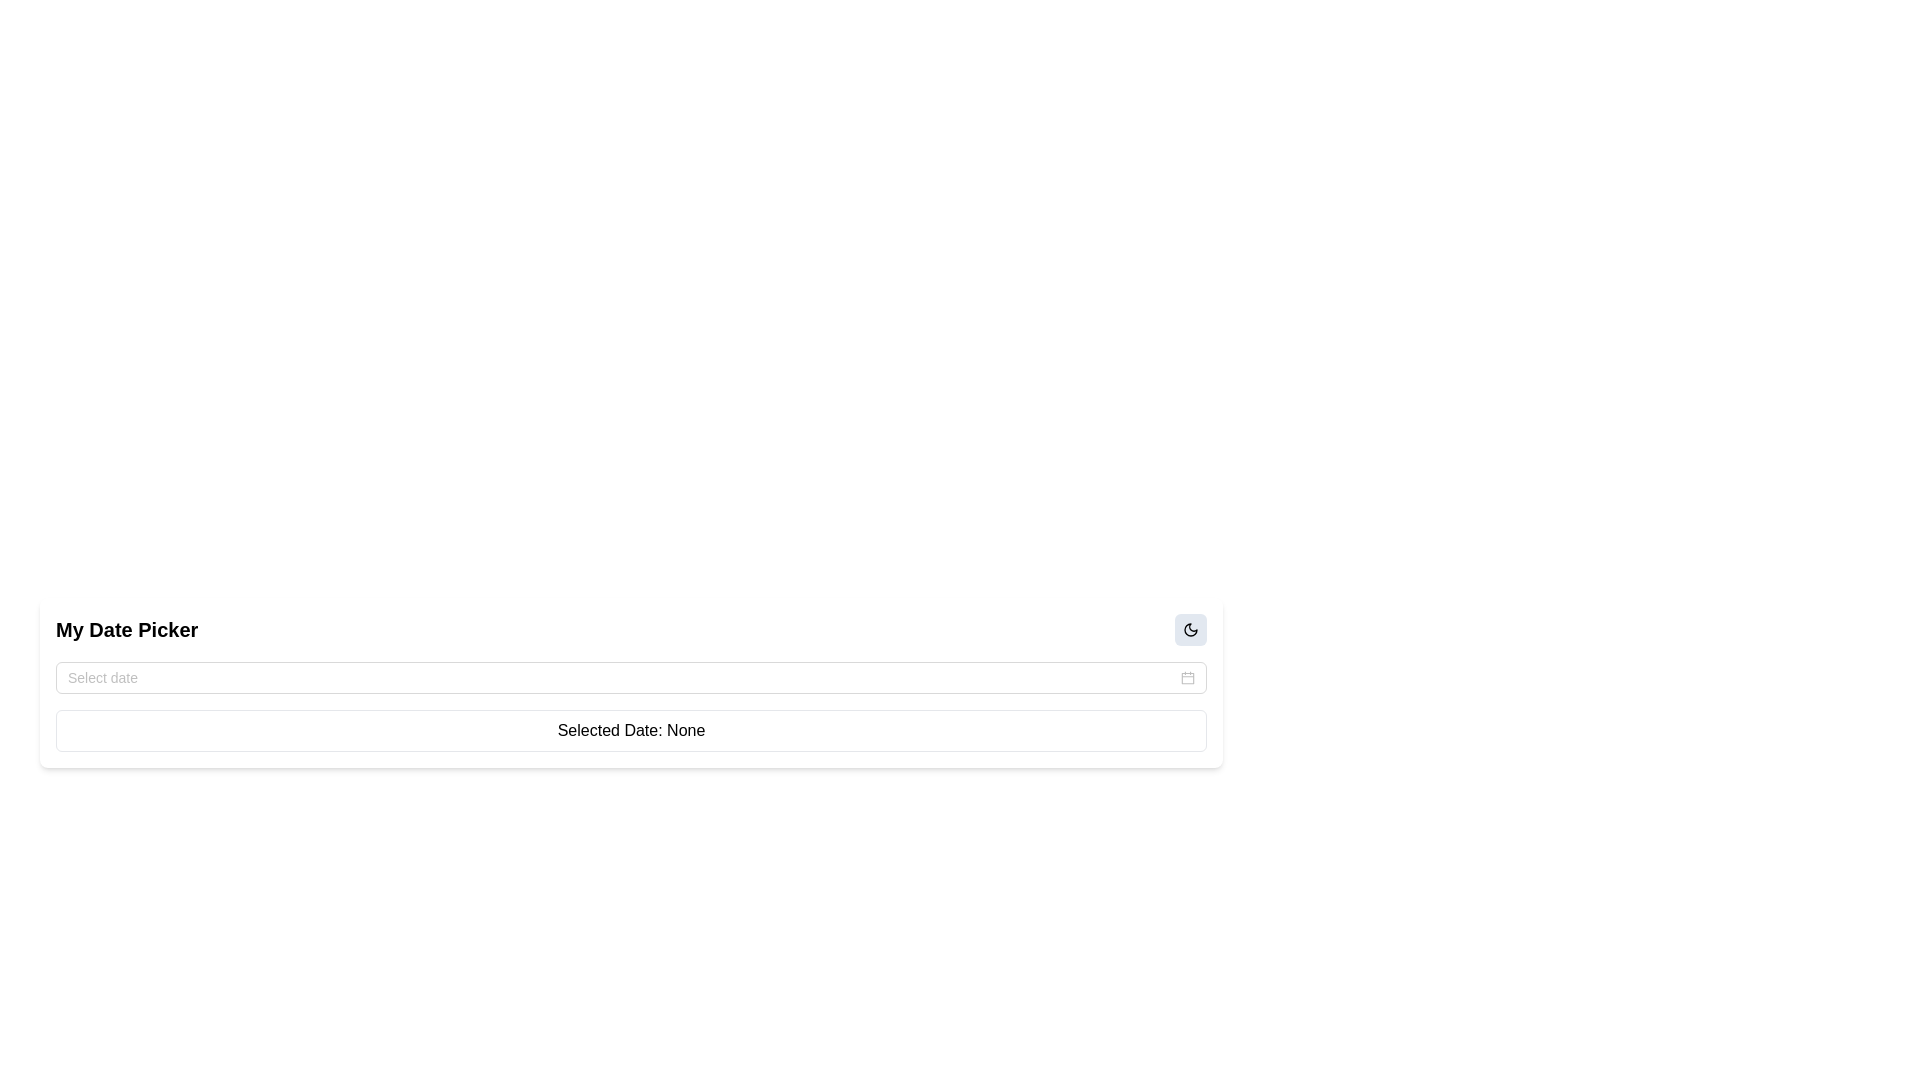  What do you see at coordinates (1188, 677) in the screenshot?
I see `the gray calendar icon located on the far right side of the text input field, which is part of the date picker component` at bounding box center [1188, 677].